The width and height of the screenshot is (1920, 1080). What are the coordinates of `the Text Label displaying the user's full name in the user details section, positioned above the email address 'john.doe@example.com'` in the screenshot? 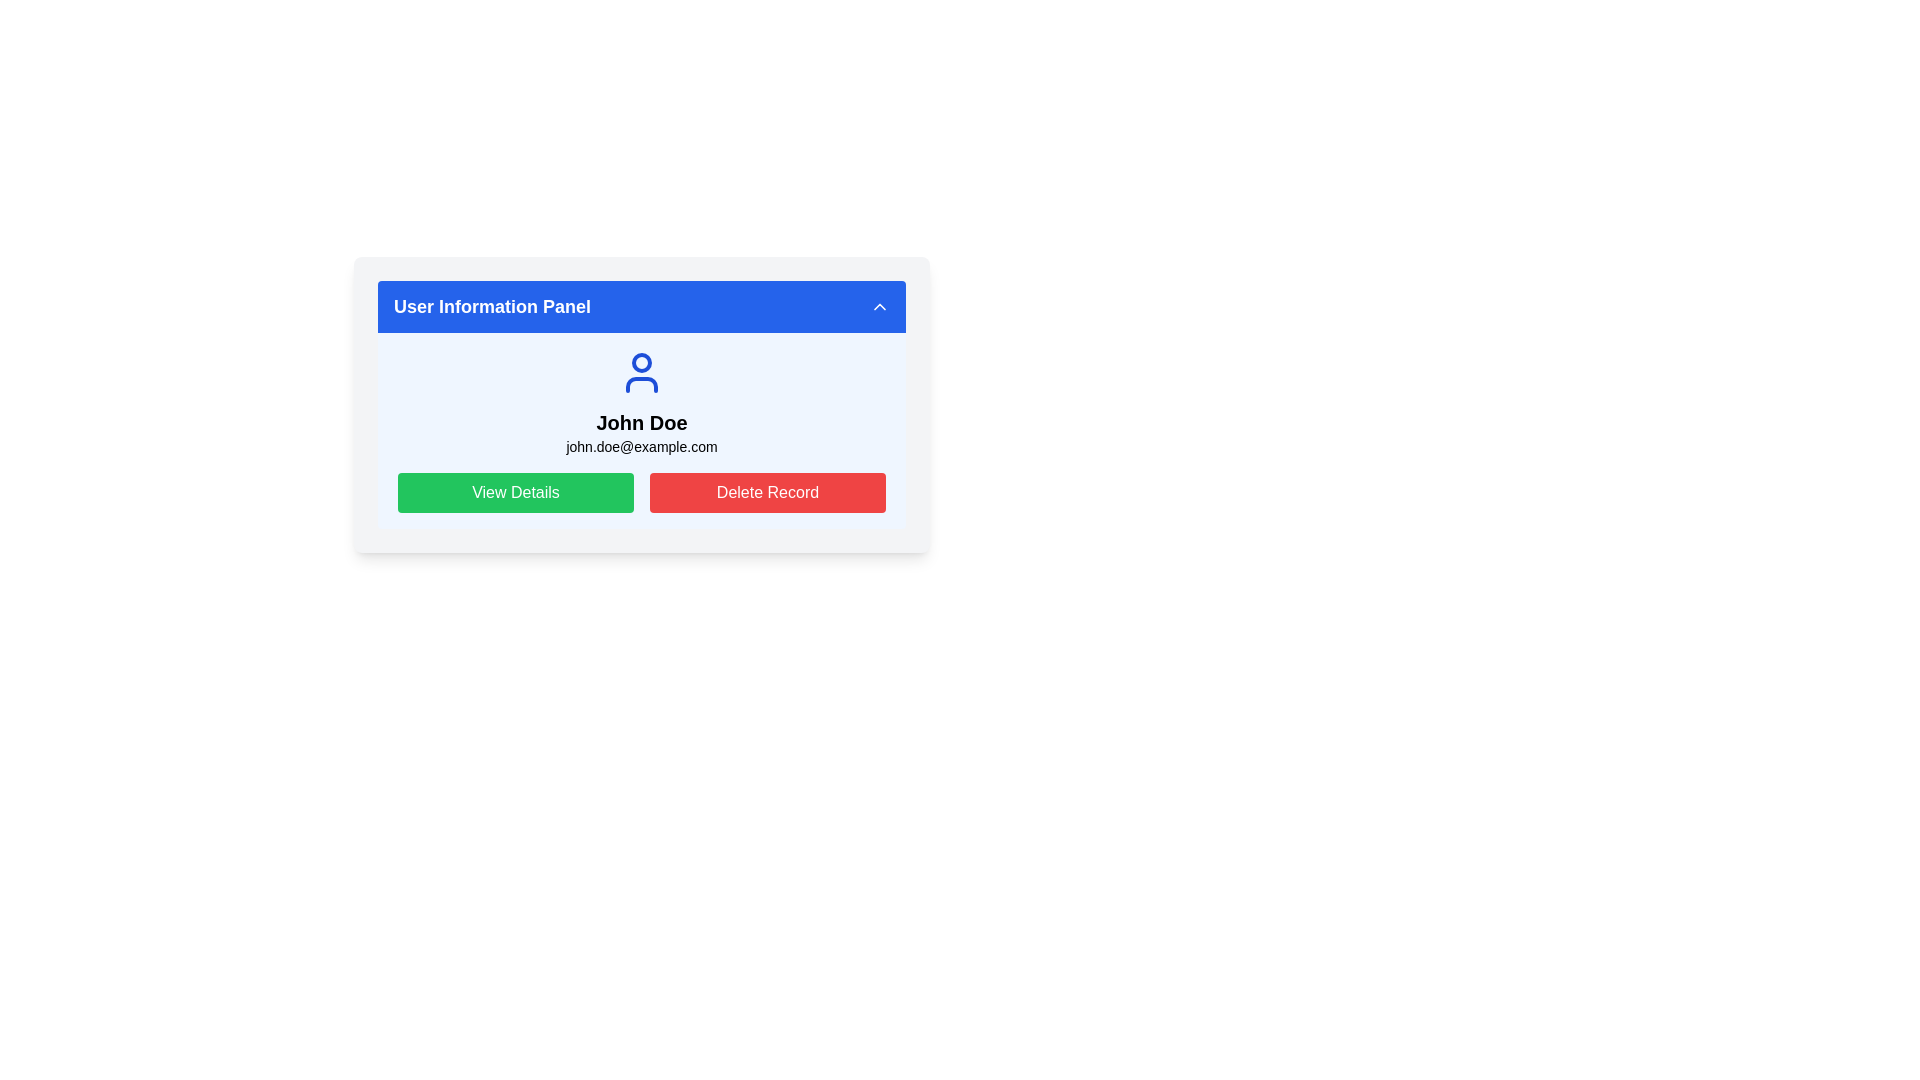 It's located at (642, 422).